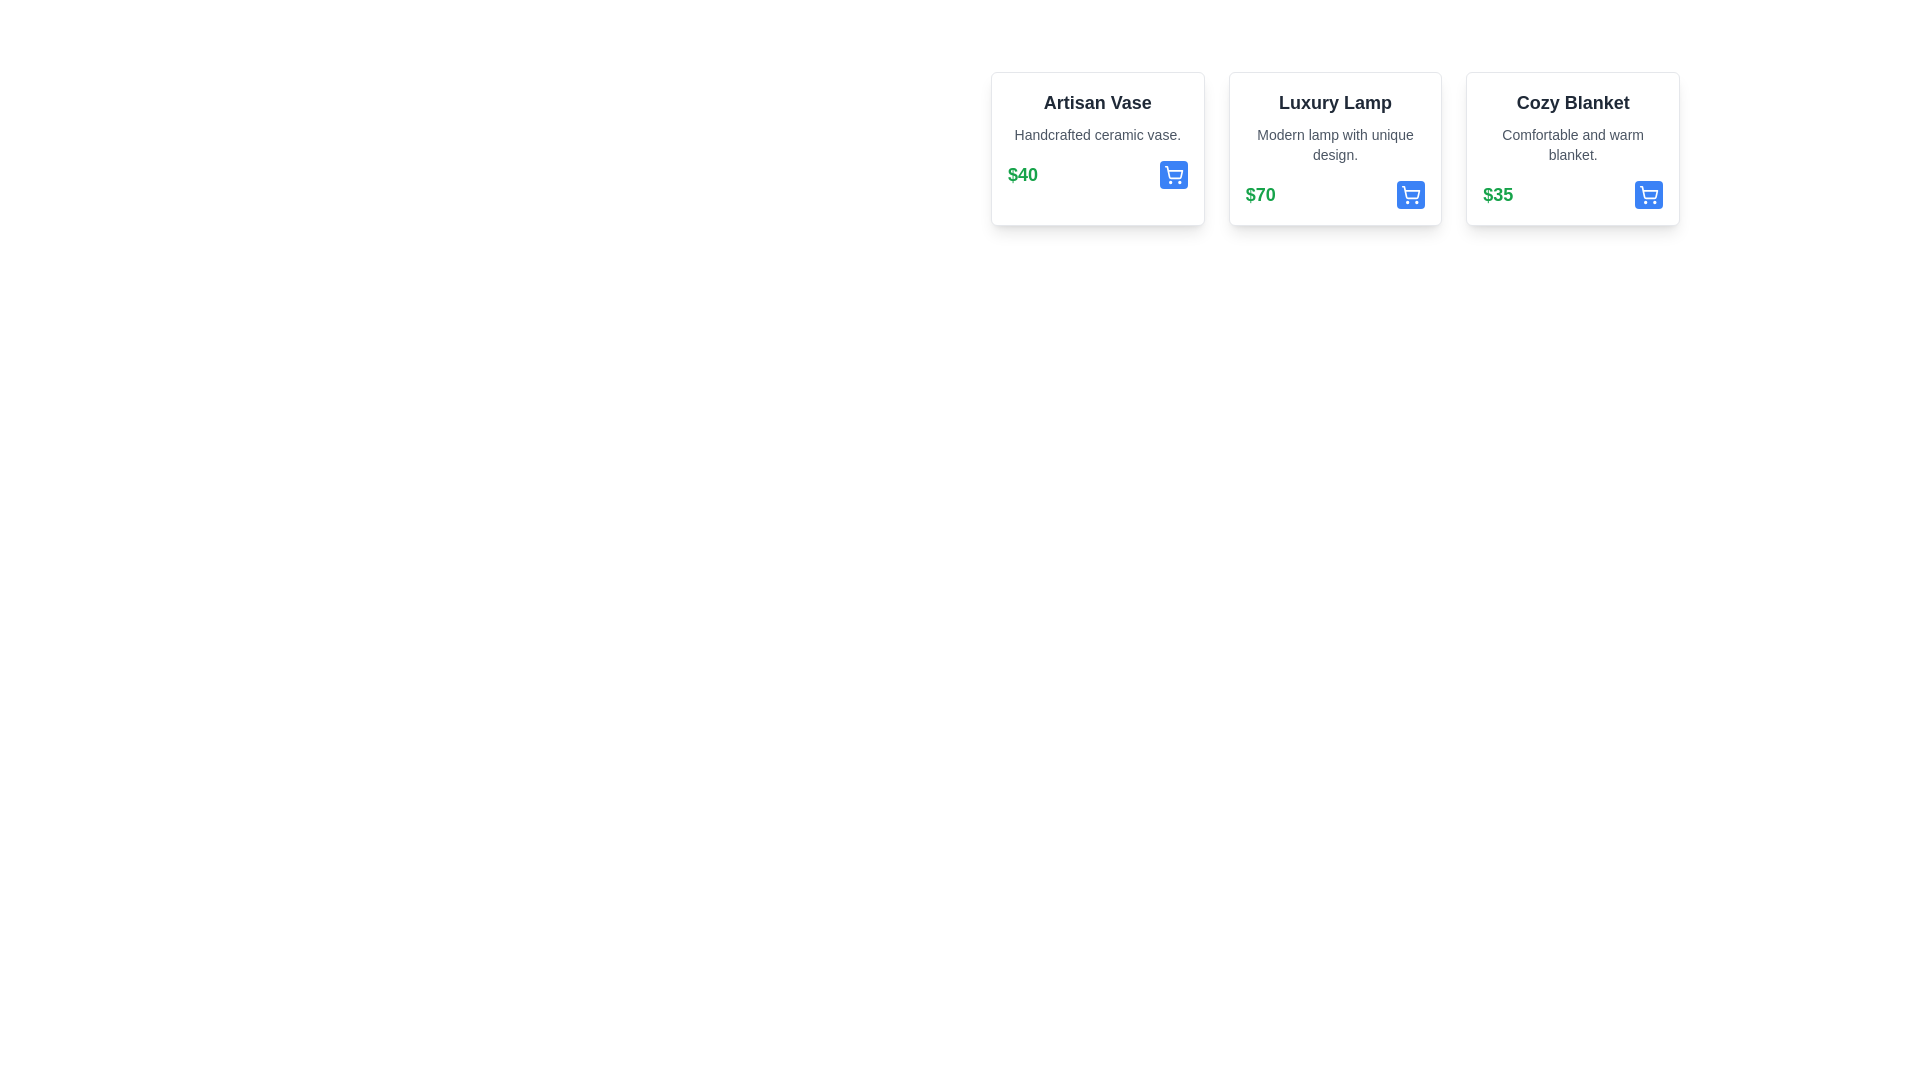 This screenshot has width=1920, height=1080. Describe the element at coordinates (1498, 195) in the screenshot. I see `price displayed in the Text Label for the 'Cozy Blanket' product, located below its title and description, adjacent to the shopping cart icon` at that location.